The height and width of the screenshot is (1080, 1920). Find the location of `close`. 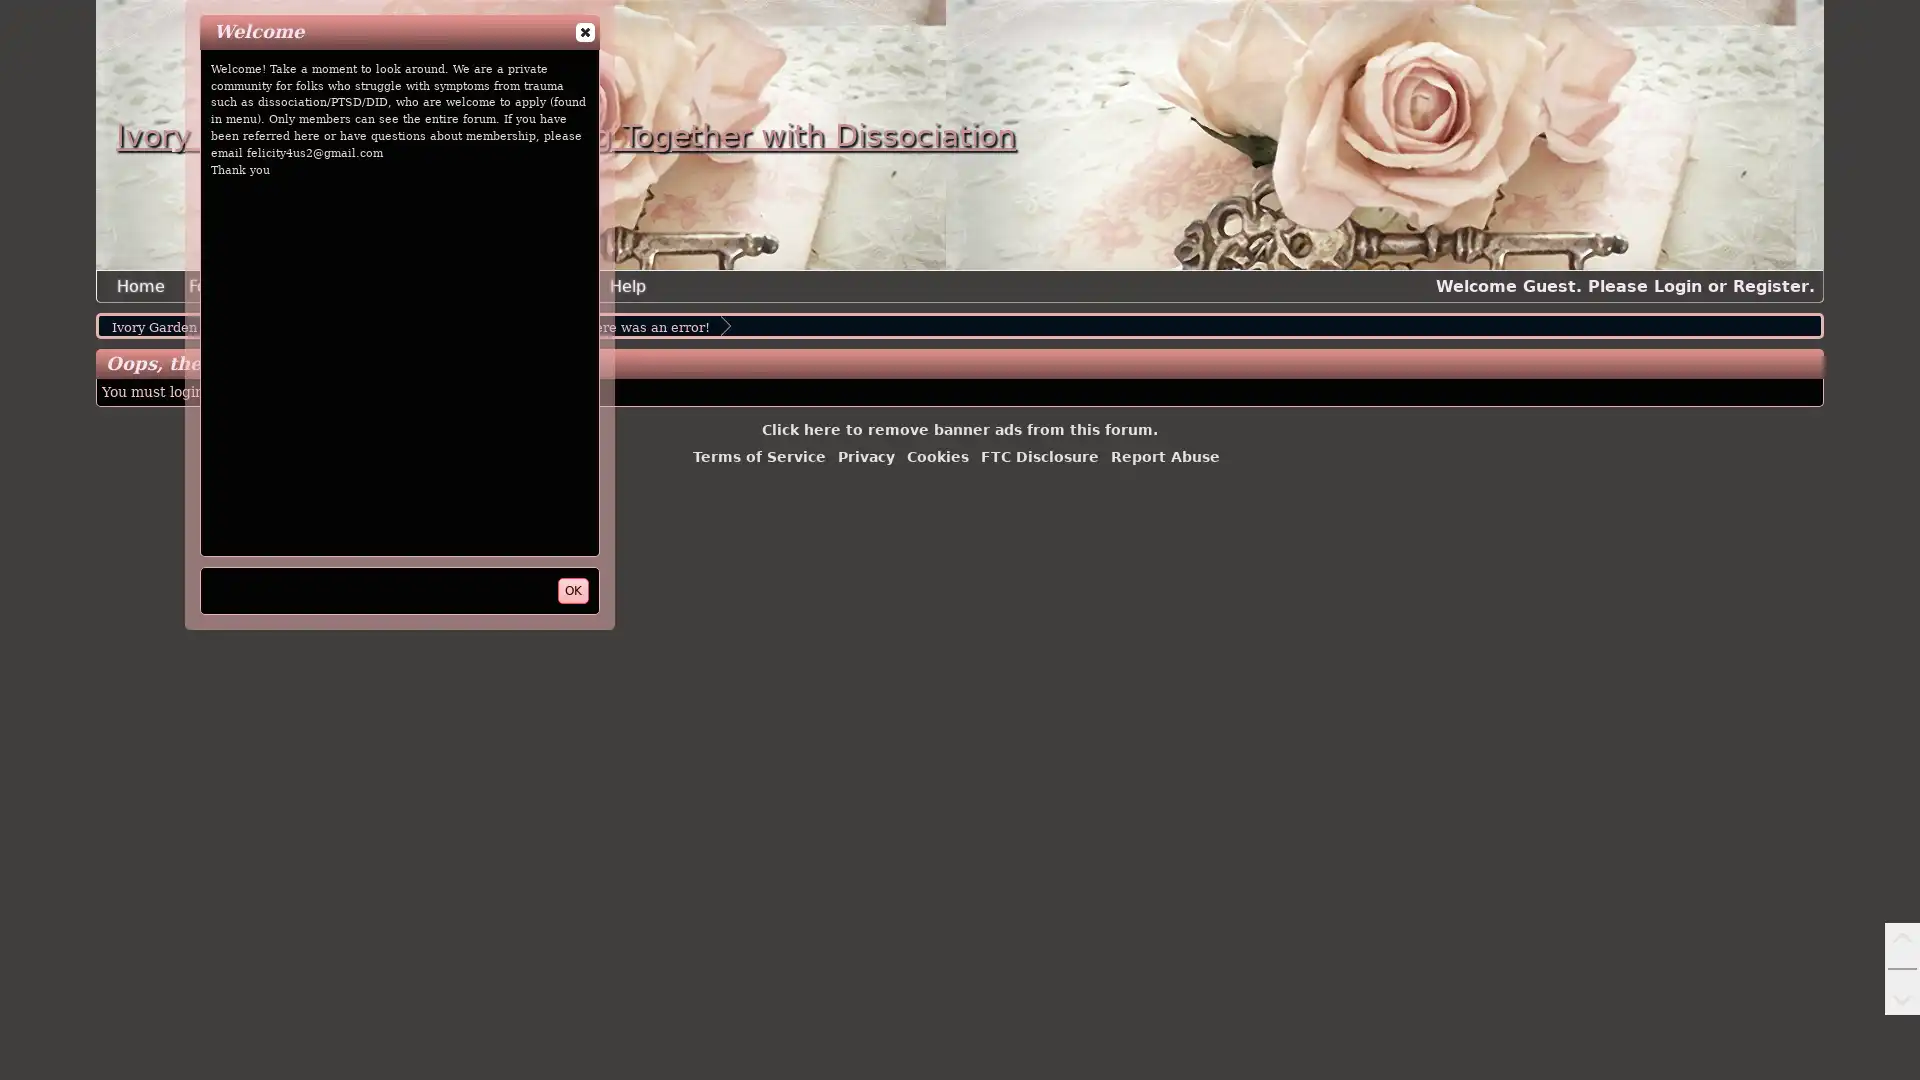

close is located at coordinates (583, 31).